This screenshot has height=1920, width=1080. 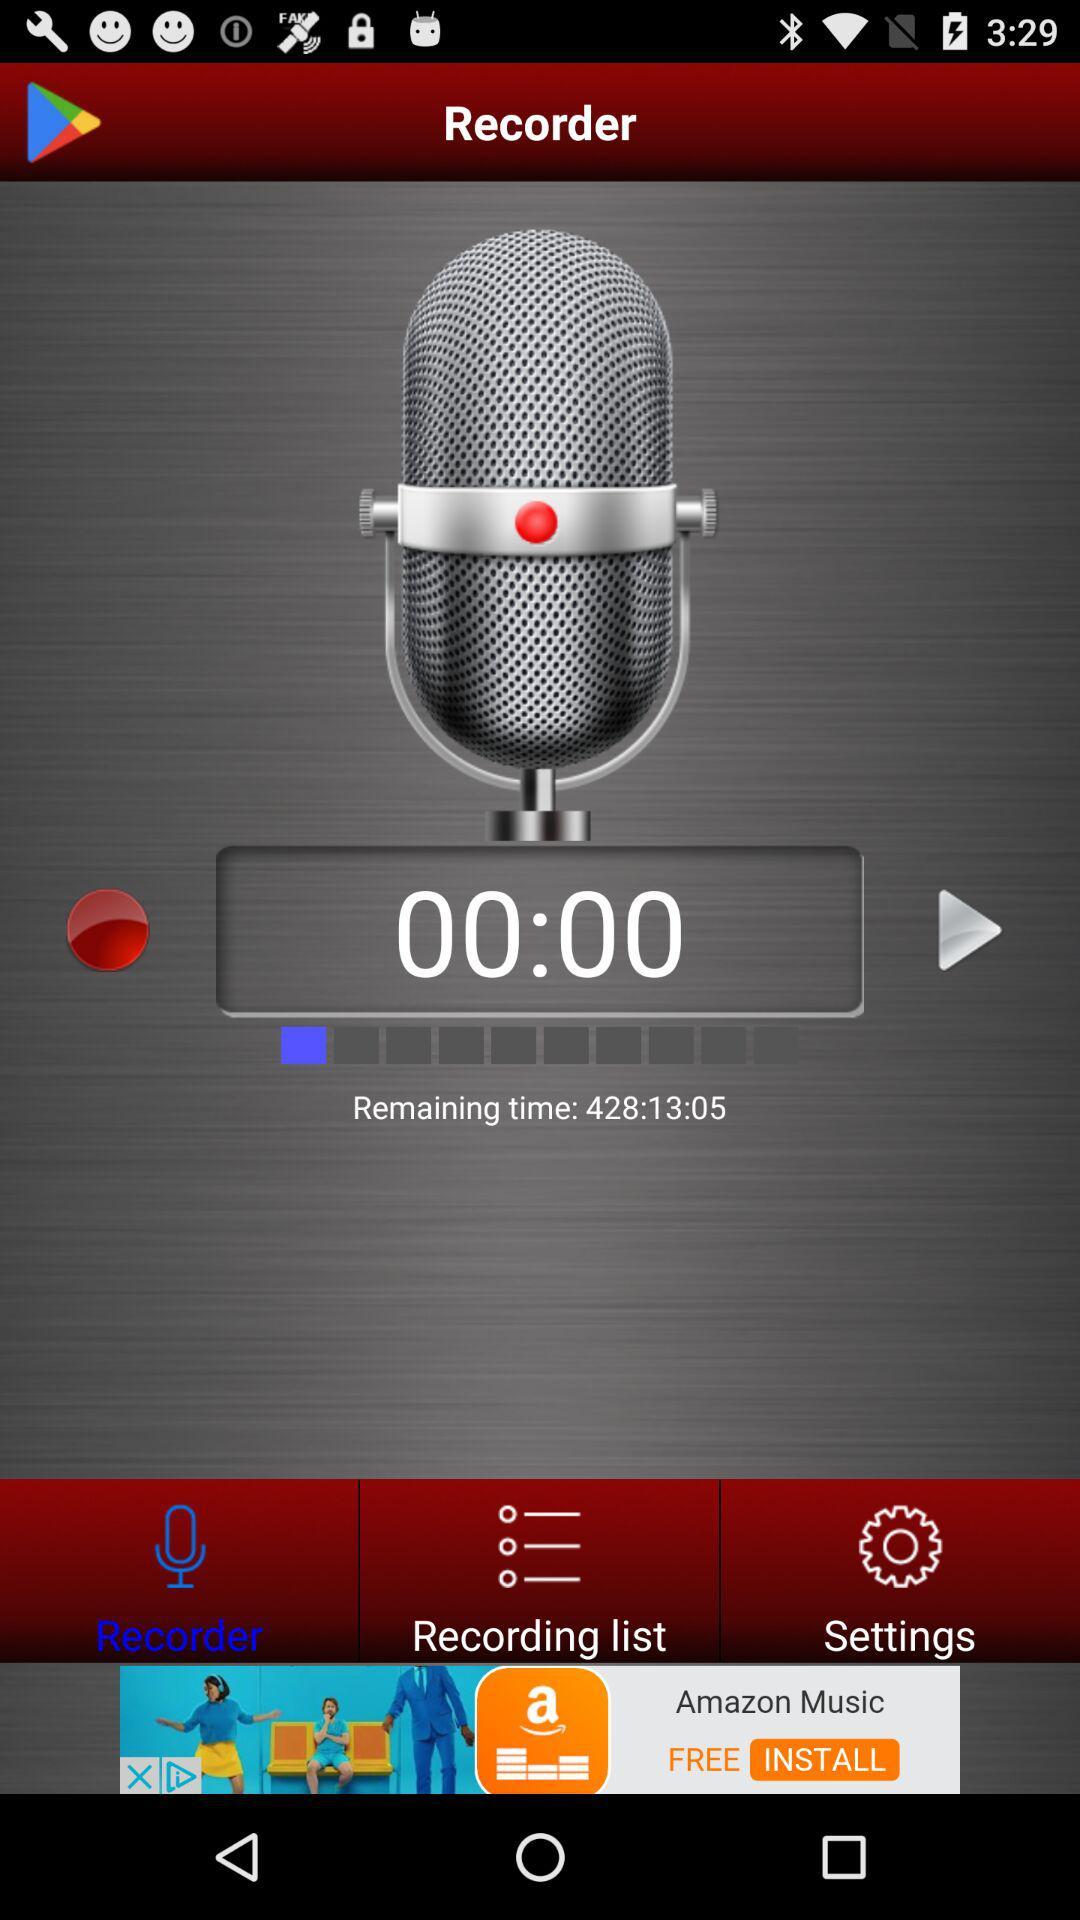 I want to click on advertisement link, so click(x=540, y=1727).